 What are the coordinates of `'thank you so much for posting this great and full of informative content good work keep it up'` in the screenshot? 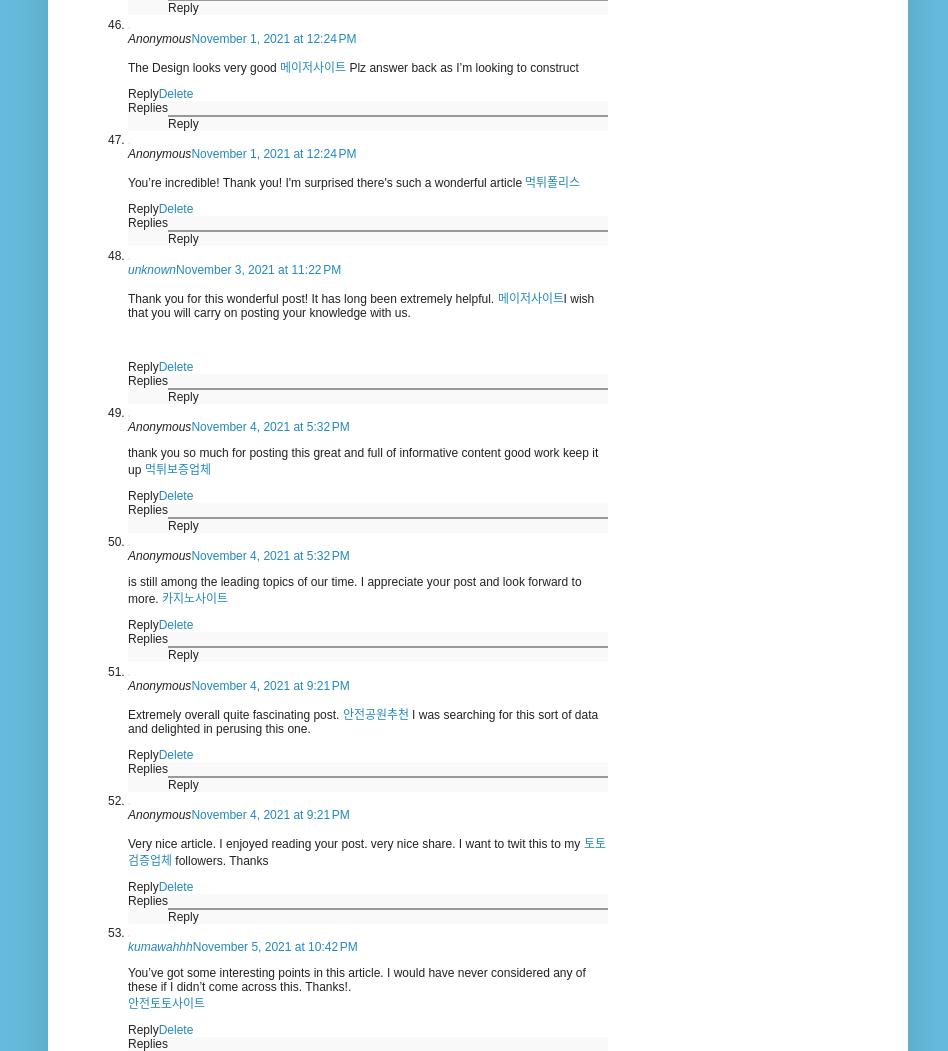 It's located at (361, 459).